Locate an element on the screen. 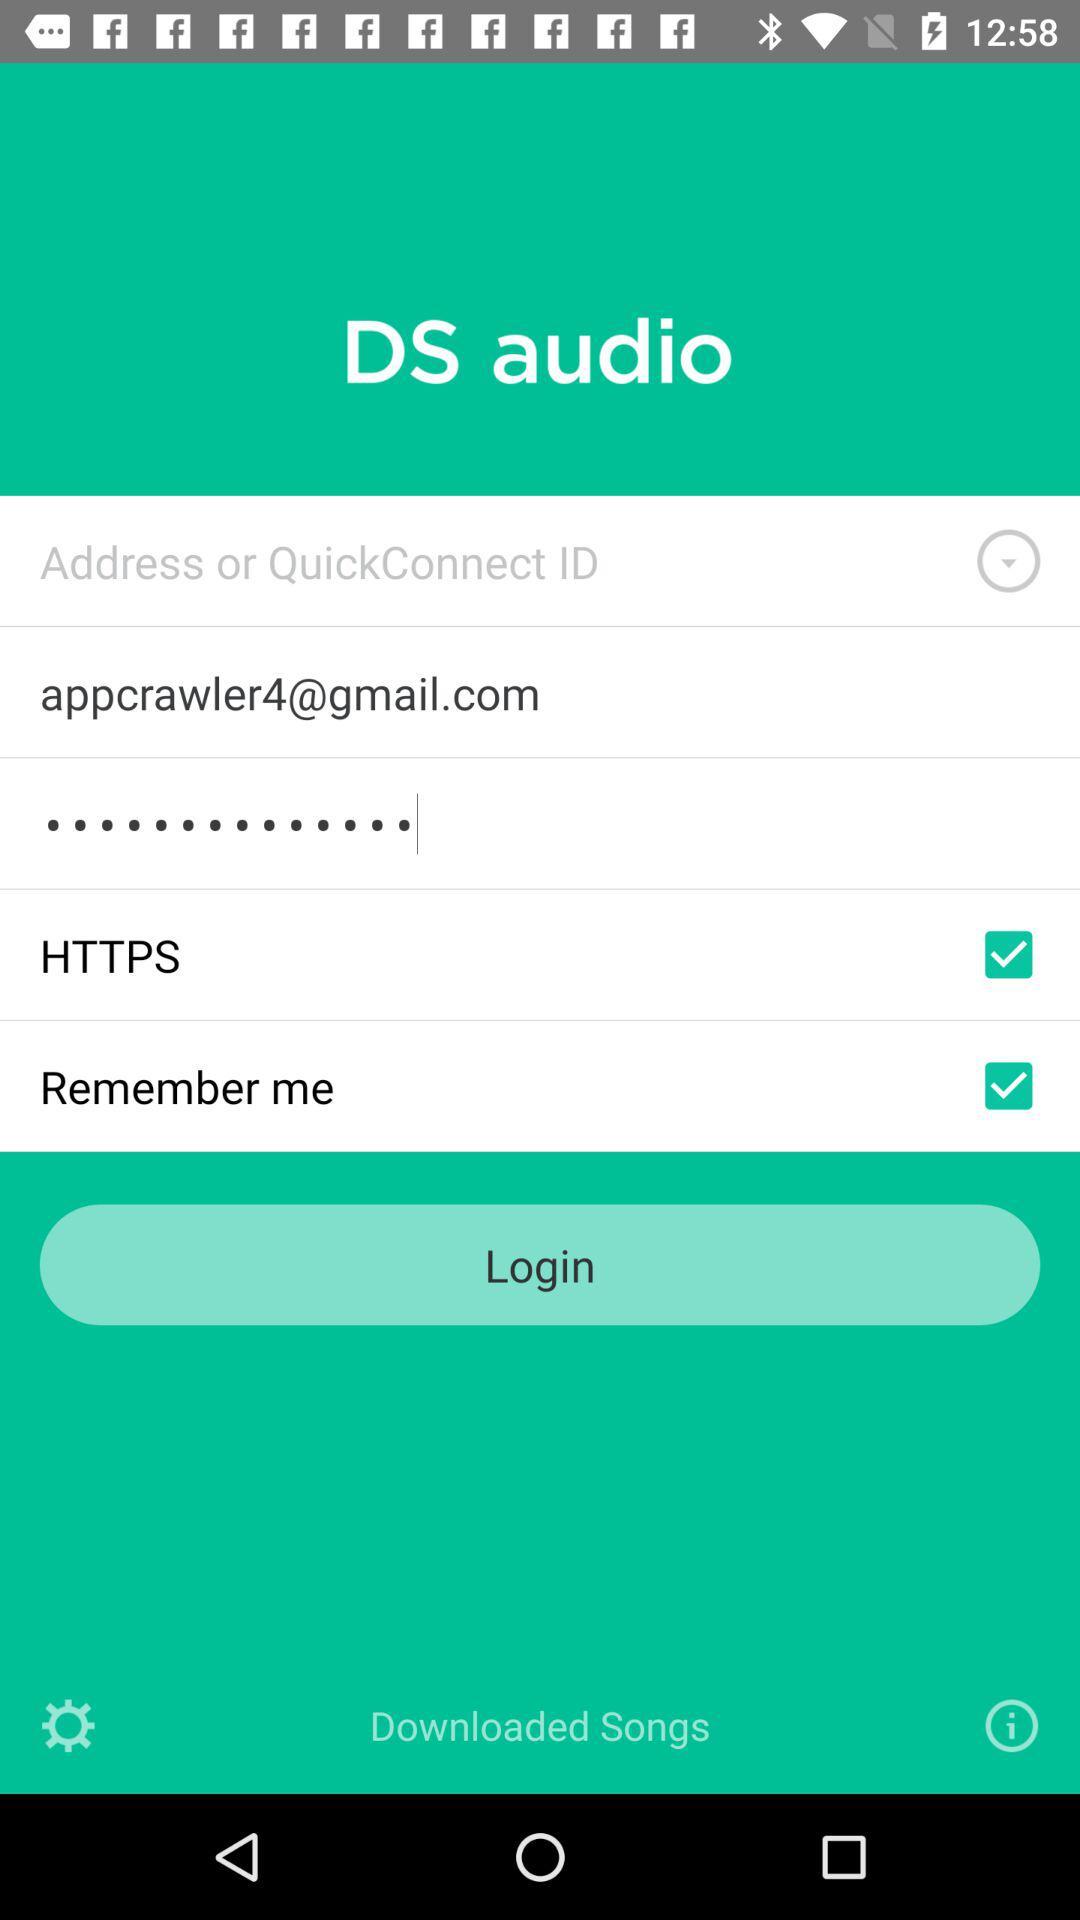  https off is located at coordinates (1008, 953).